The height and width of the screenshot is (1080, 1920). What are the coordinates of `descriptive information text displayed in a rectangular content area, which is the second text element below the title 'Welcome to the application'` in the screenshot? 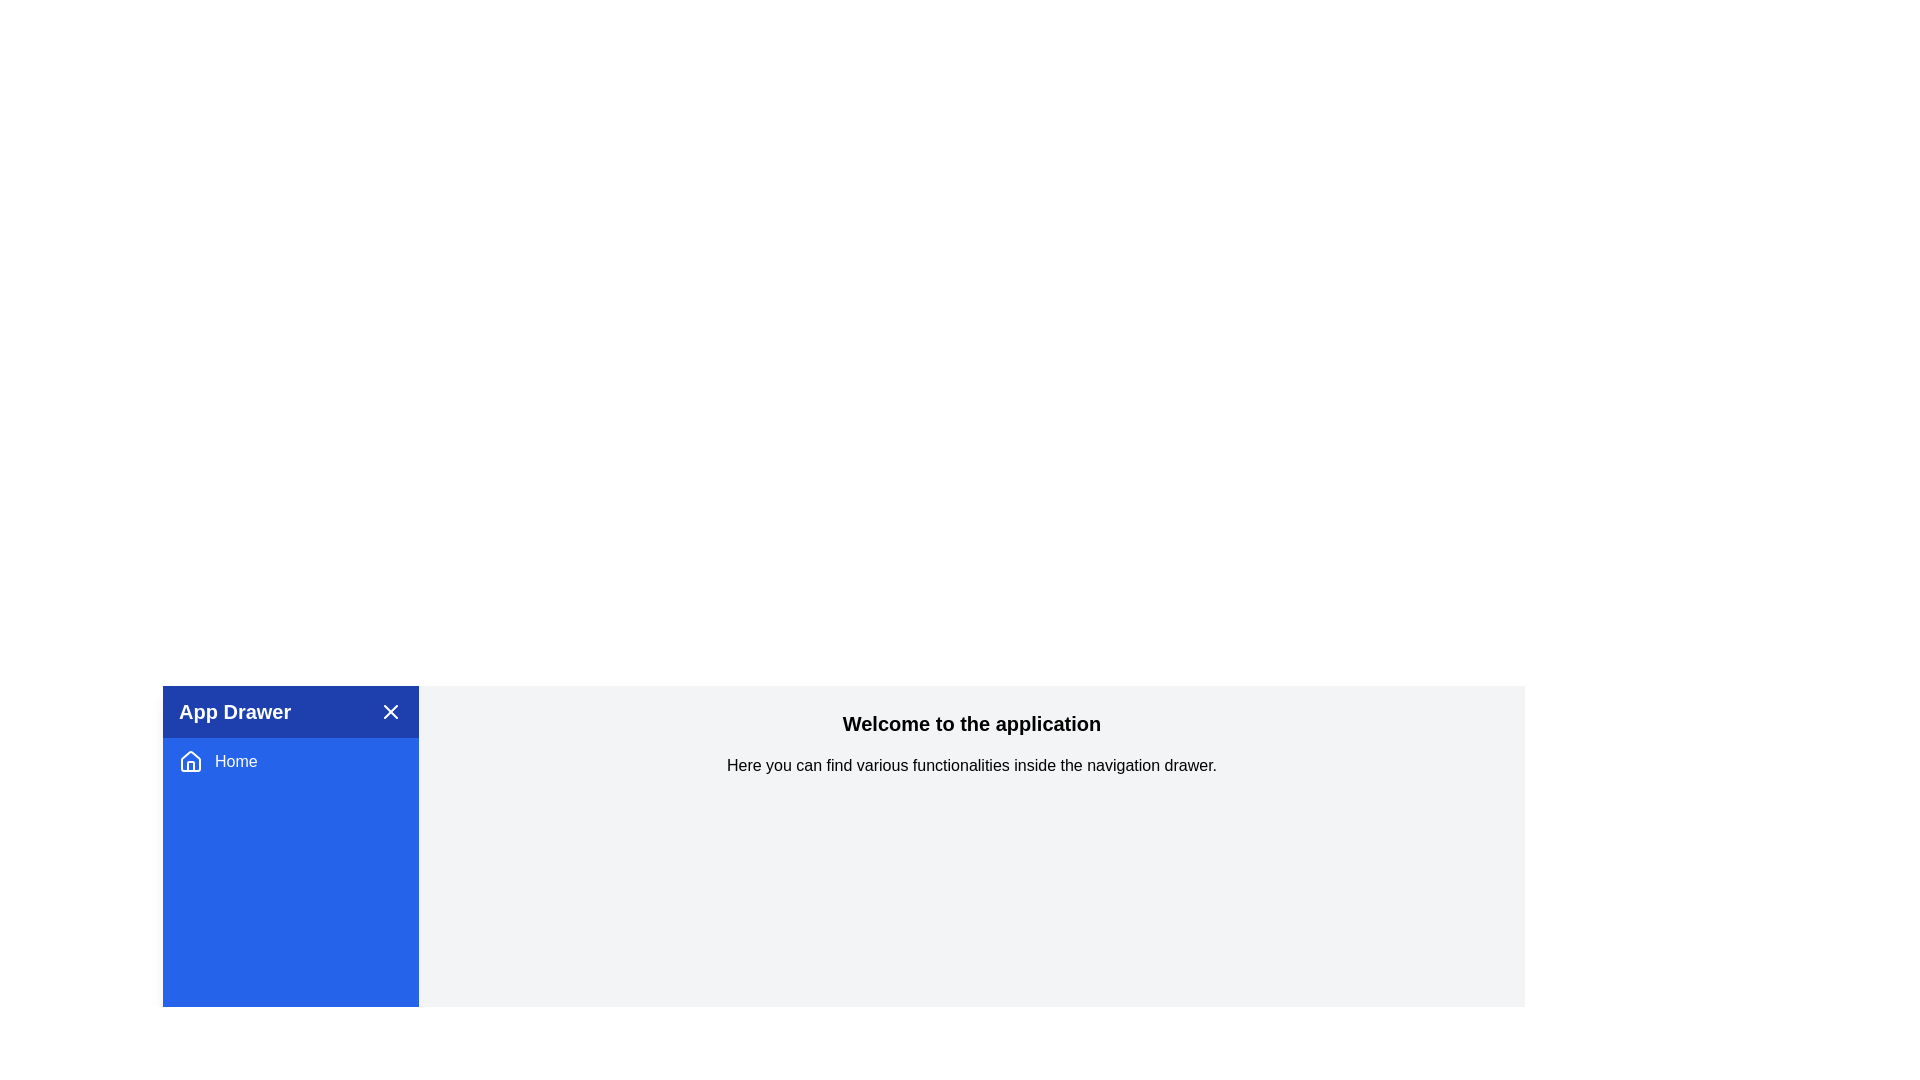 It's located at (971, 765).